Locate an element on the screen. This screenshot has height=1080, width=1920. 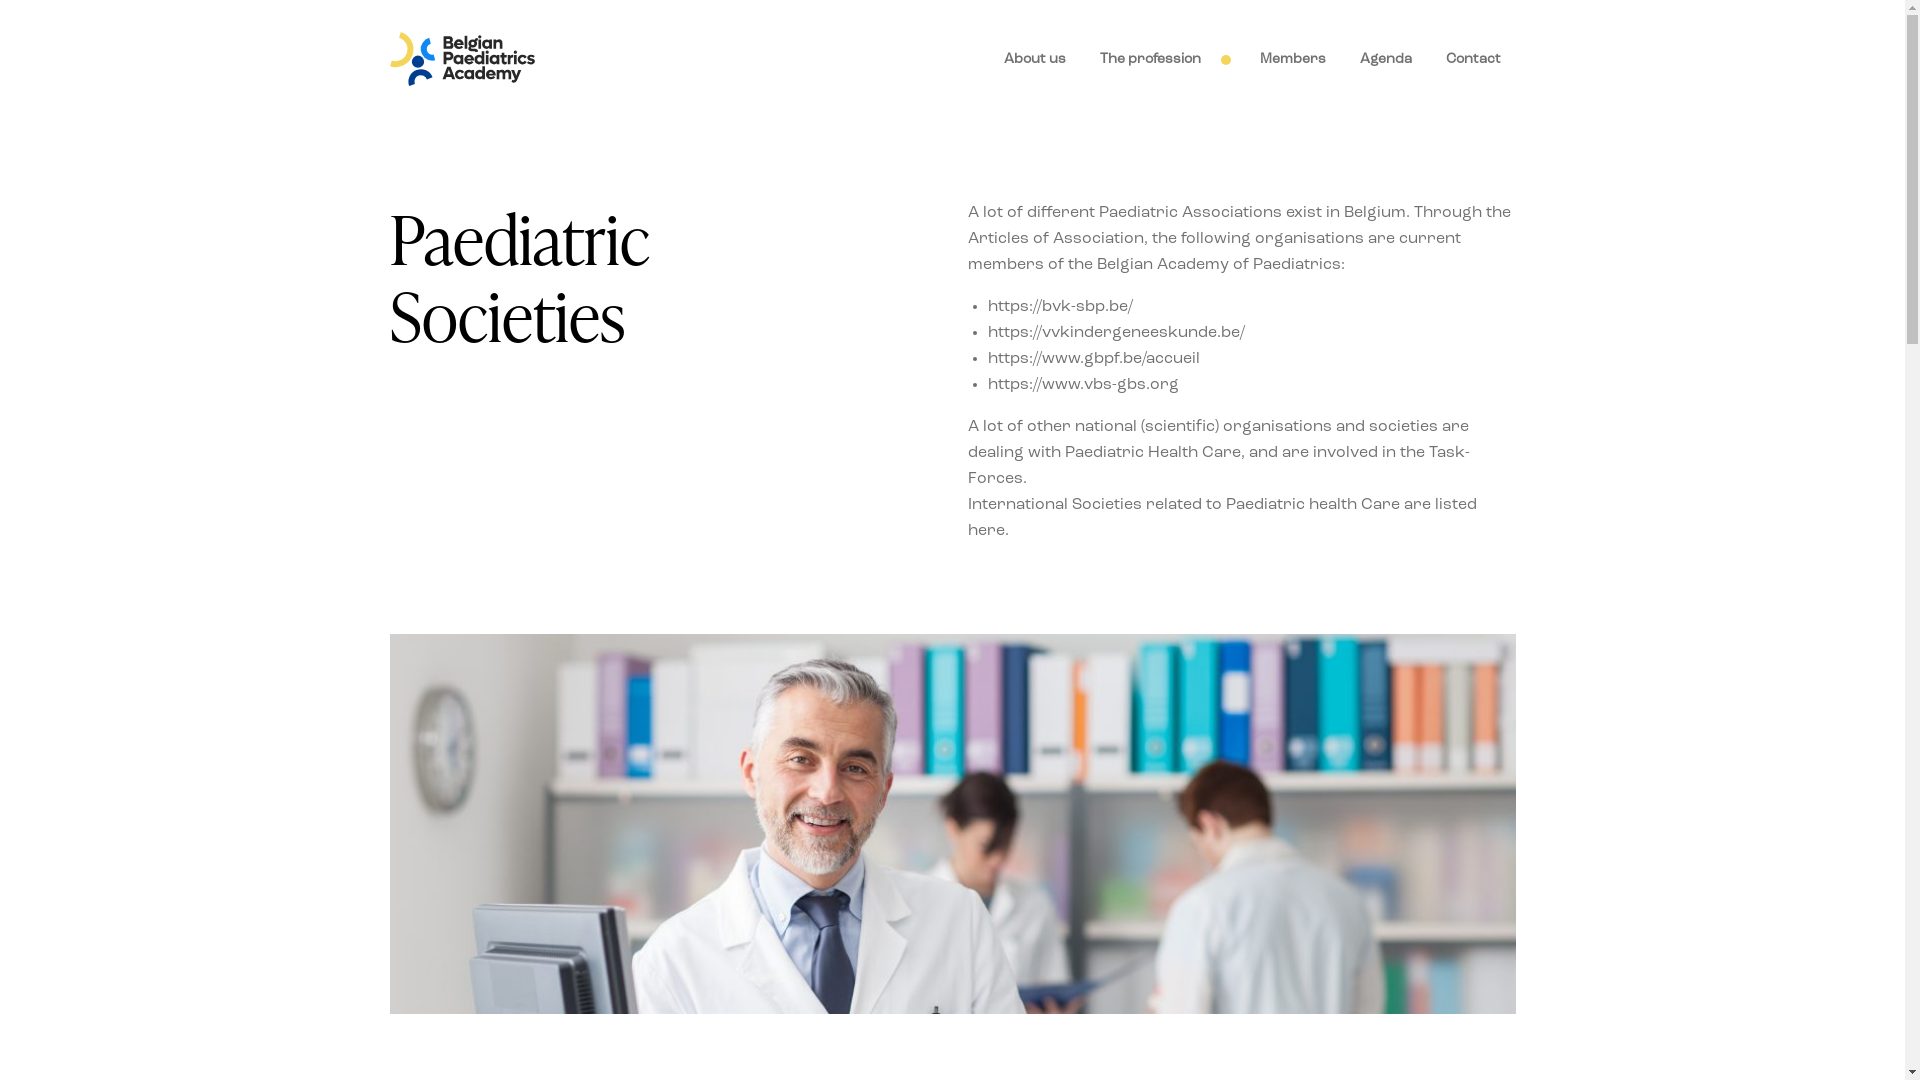
'Contact' is located at coordinates (1472, 59).